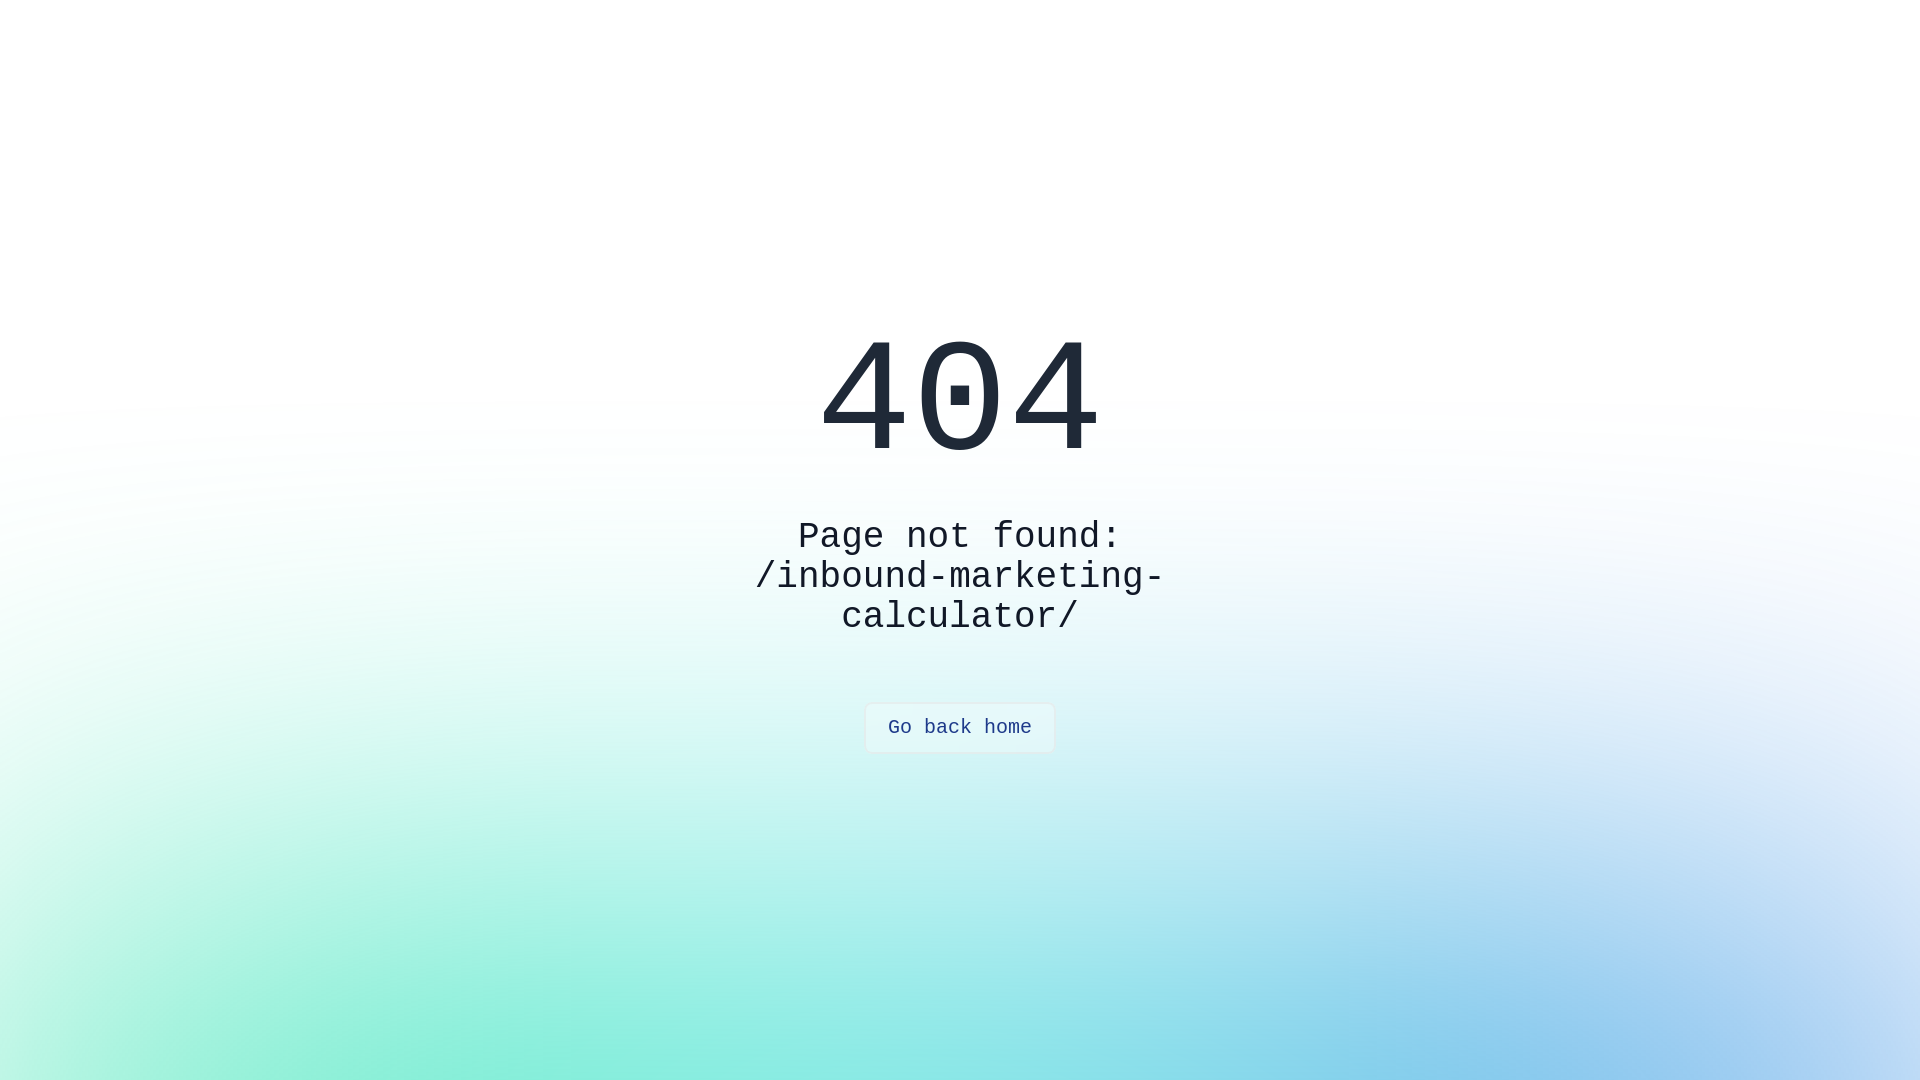  I want to click on 'Go back home', so click(960, 728).